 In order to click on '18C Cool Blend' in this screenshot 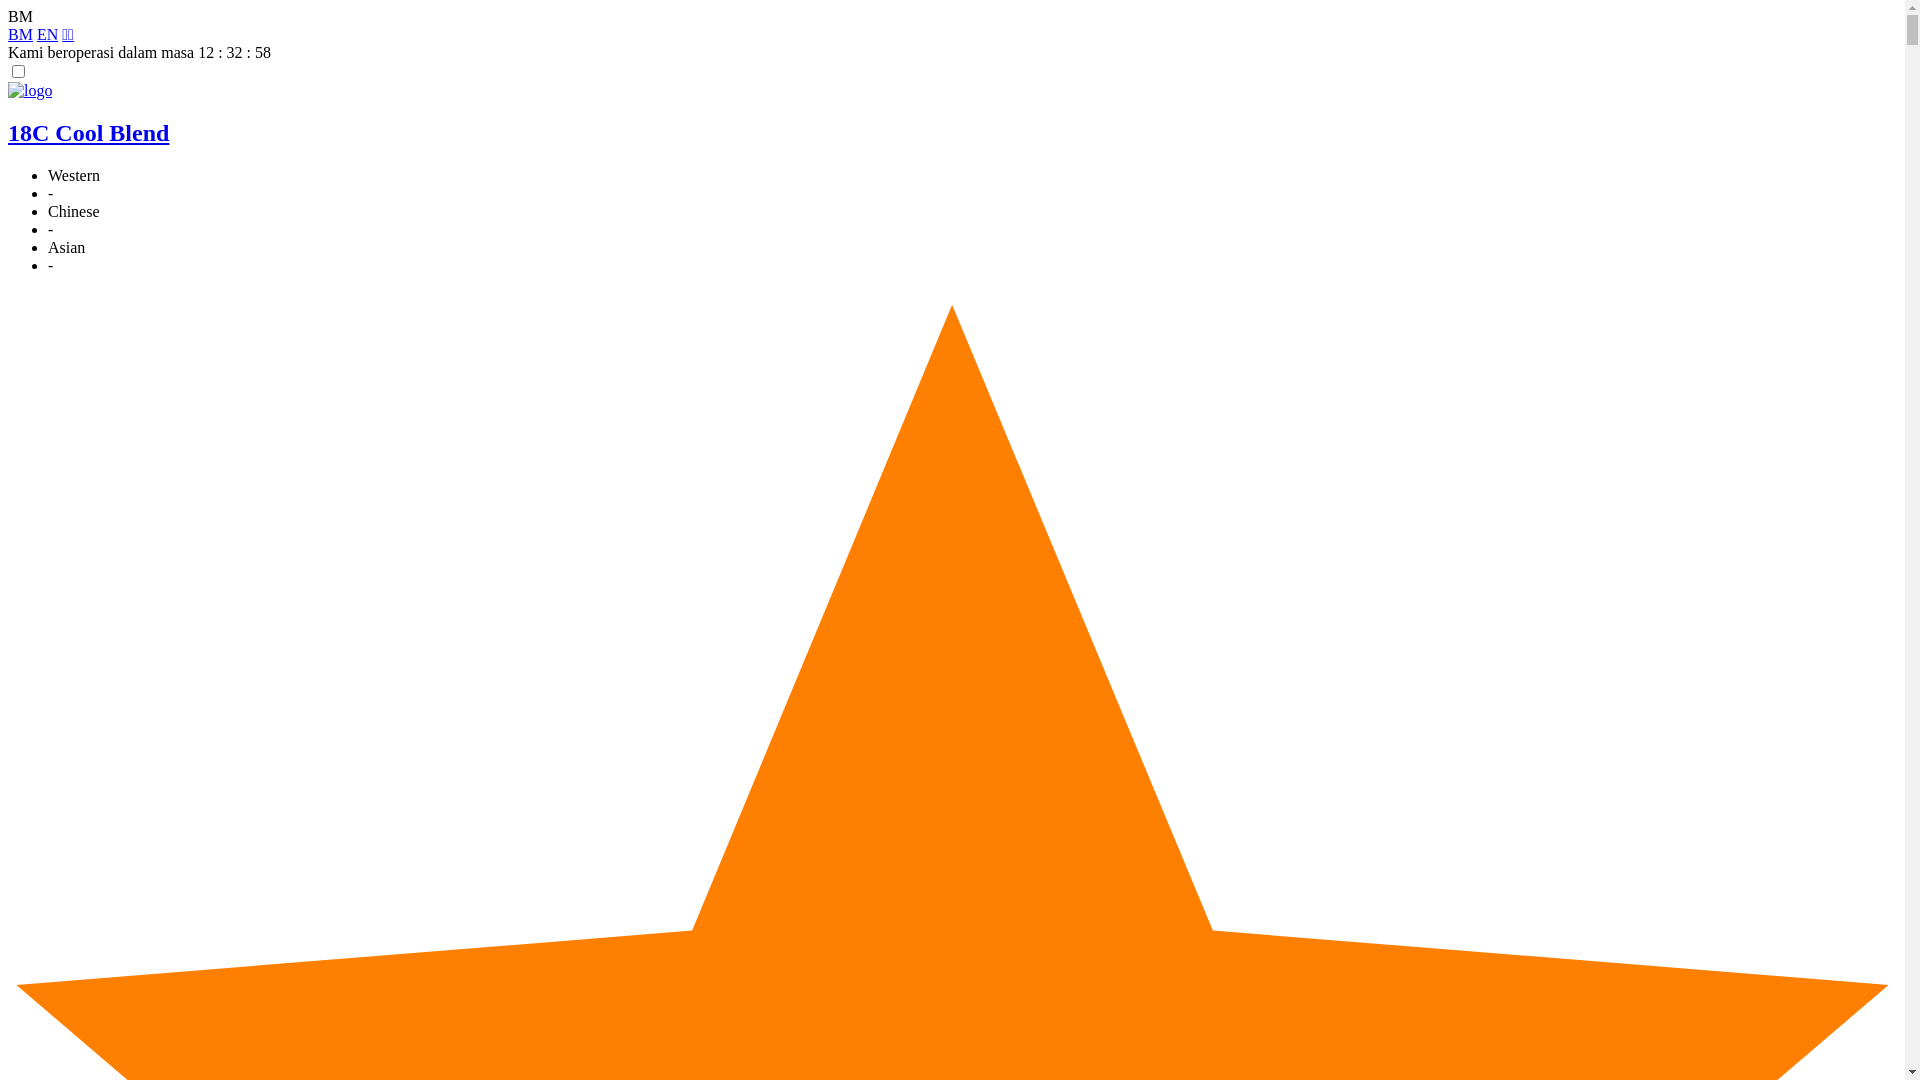, I will do `click(87, 132)`.